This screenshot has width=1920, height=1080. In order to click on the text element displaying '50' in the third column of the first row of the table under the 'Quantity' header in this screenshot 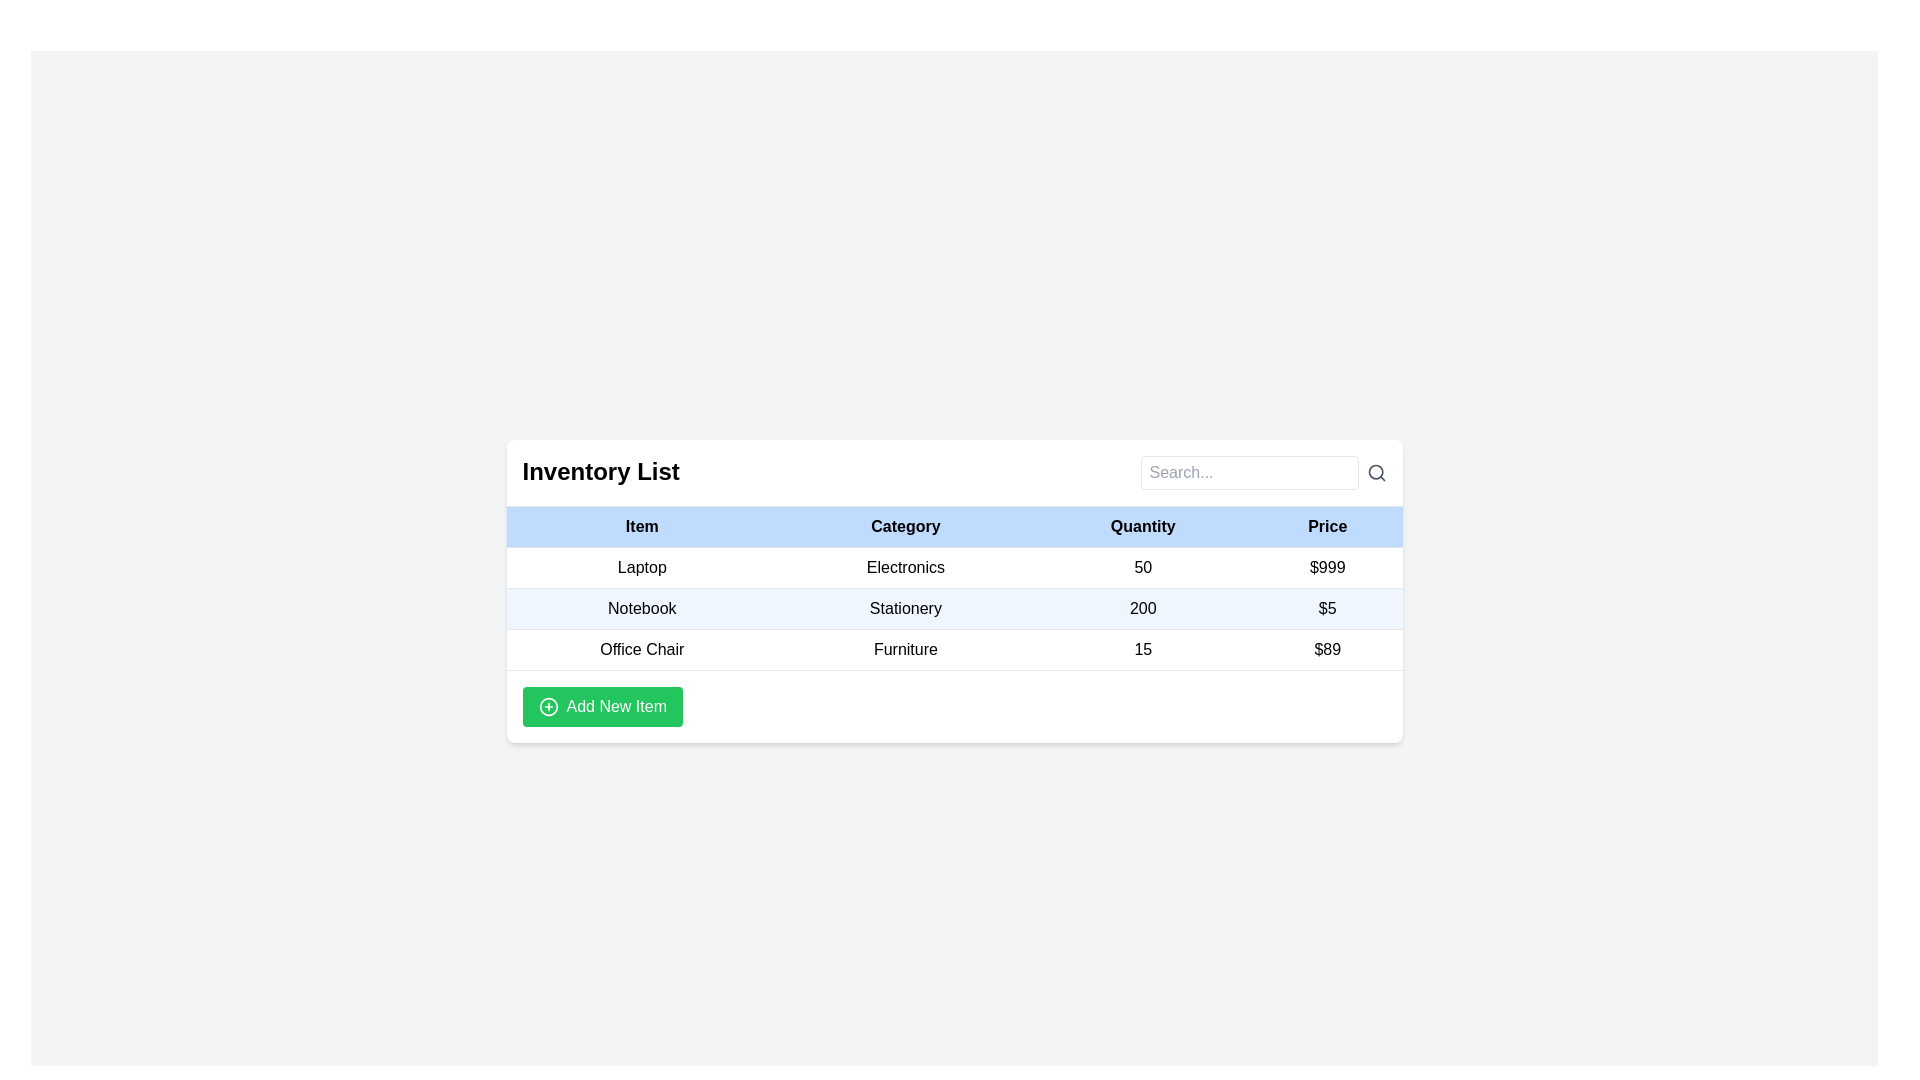, I will do `click(1143, 567)`.